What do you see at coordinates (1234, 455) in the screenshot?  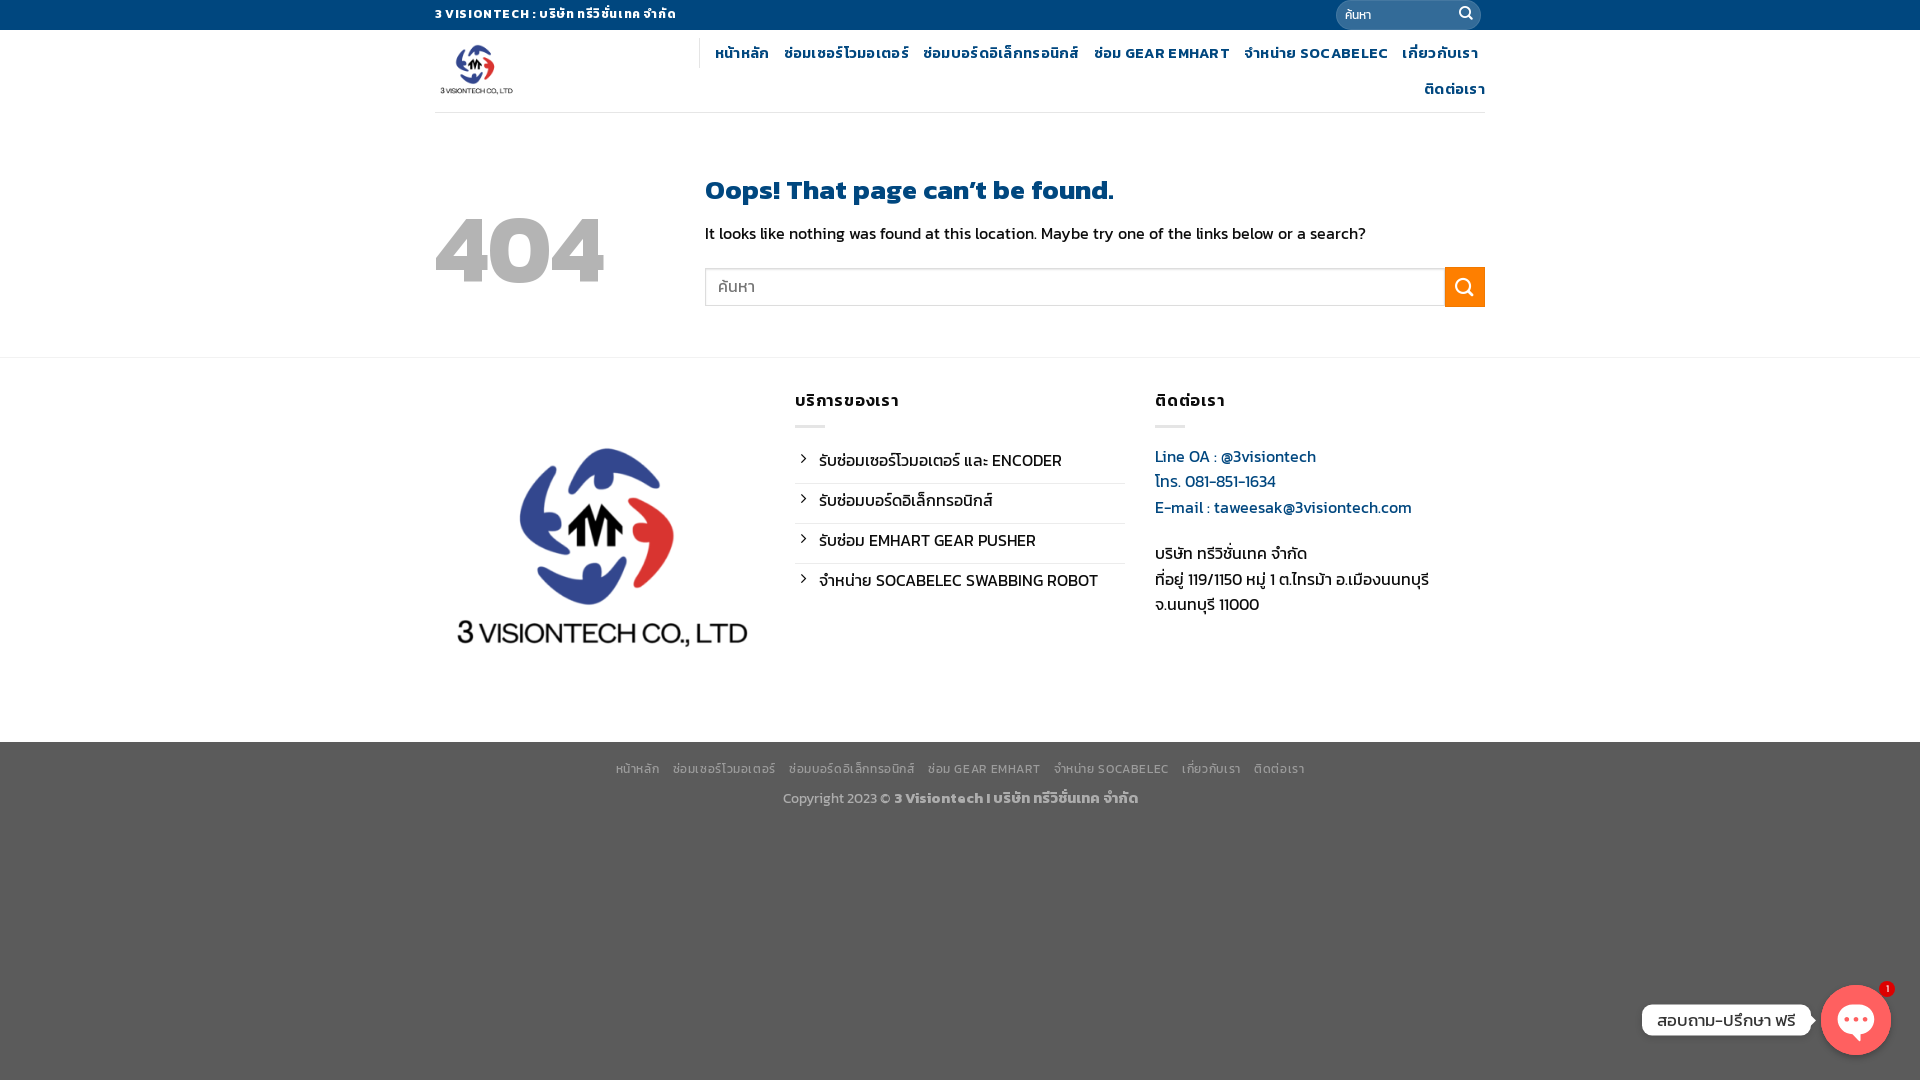 I see `'Line OA : @3visiontech'` at bounding box center [1234, 455].